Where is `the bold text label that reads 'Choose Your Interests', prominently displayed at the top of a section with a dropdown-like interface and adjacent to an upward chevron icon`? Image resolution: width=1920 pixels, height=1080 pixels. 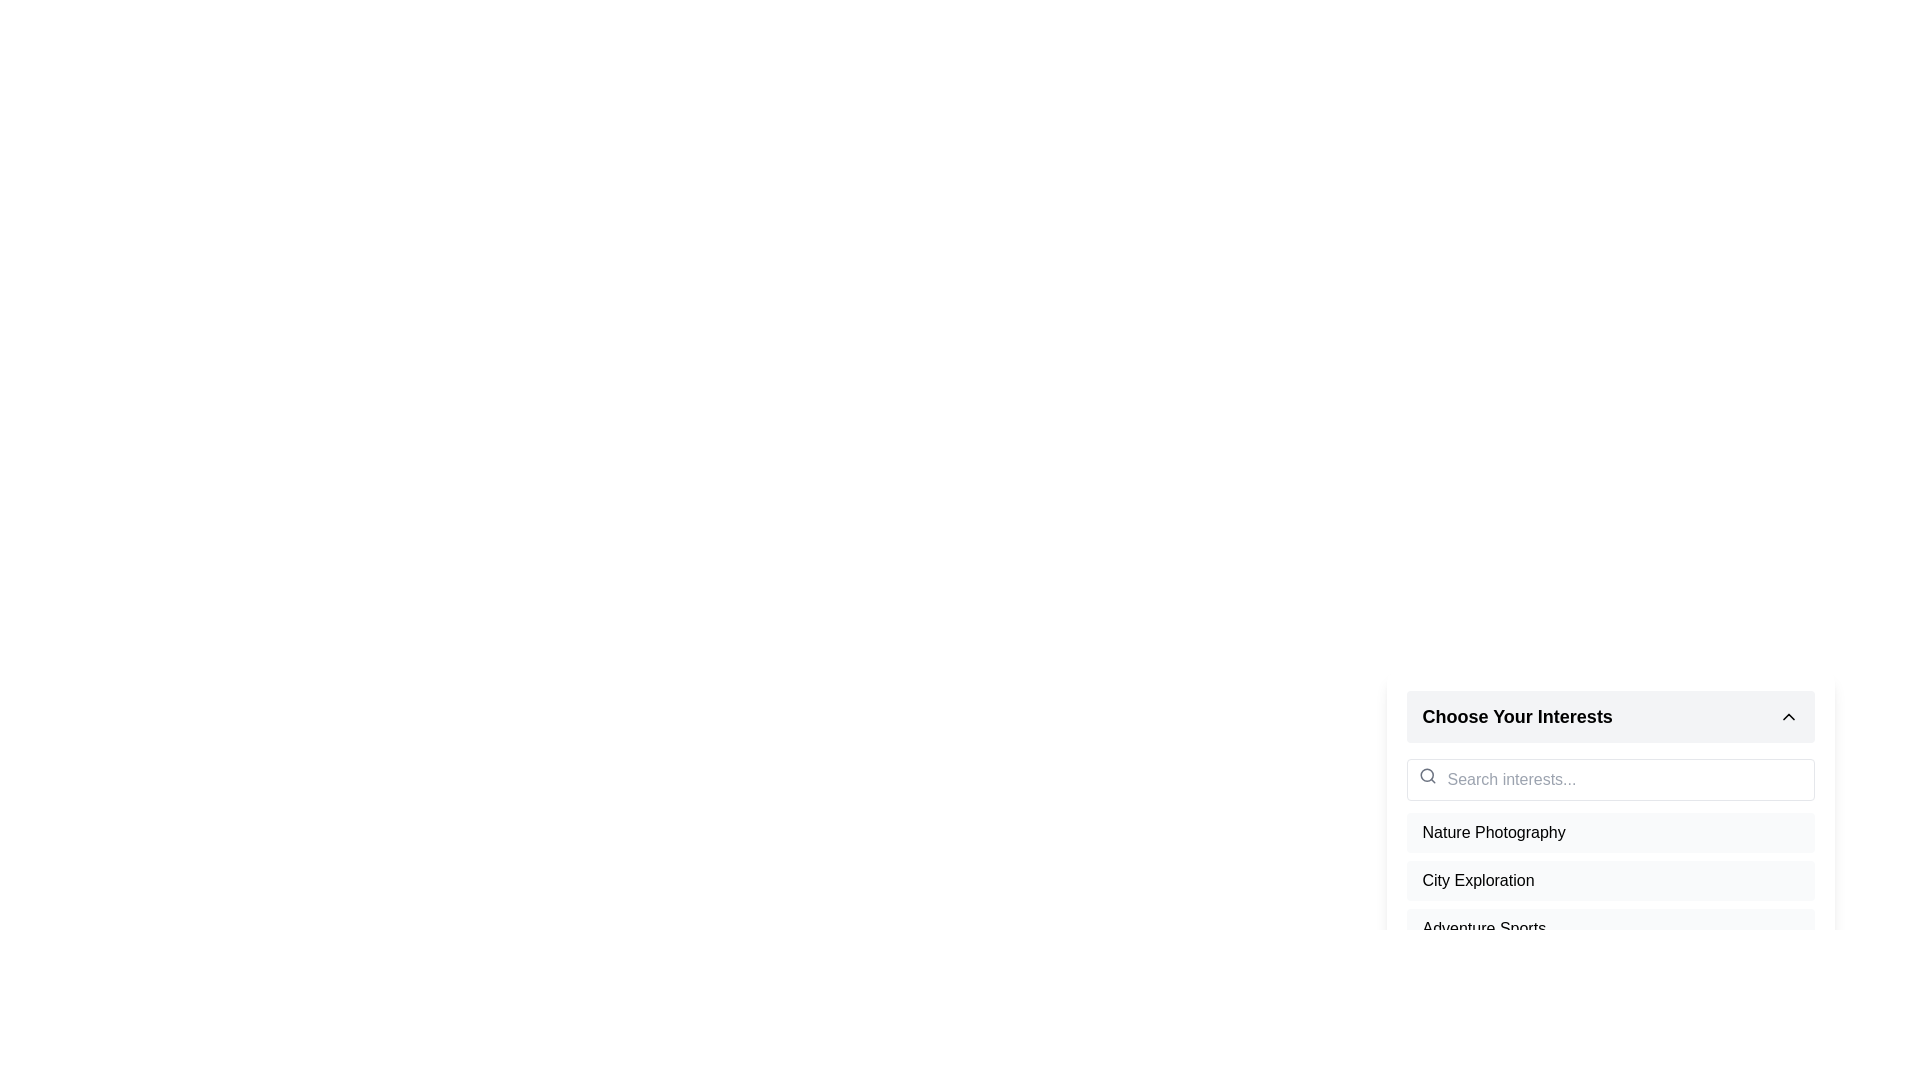 the bold text label that reads 'Choose Your Interests', prominently displayed at the top of a section with a dropdown-like interface and adjacent to an upward chevron icon is located at coordinates (1517, 716).